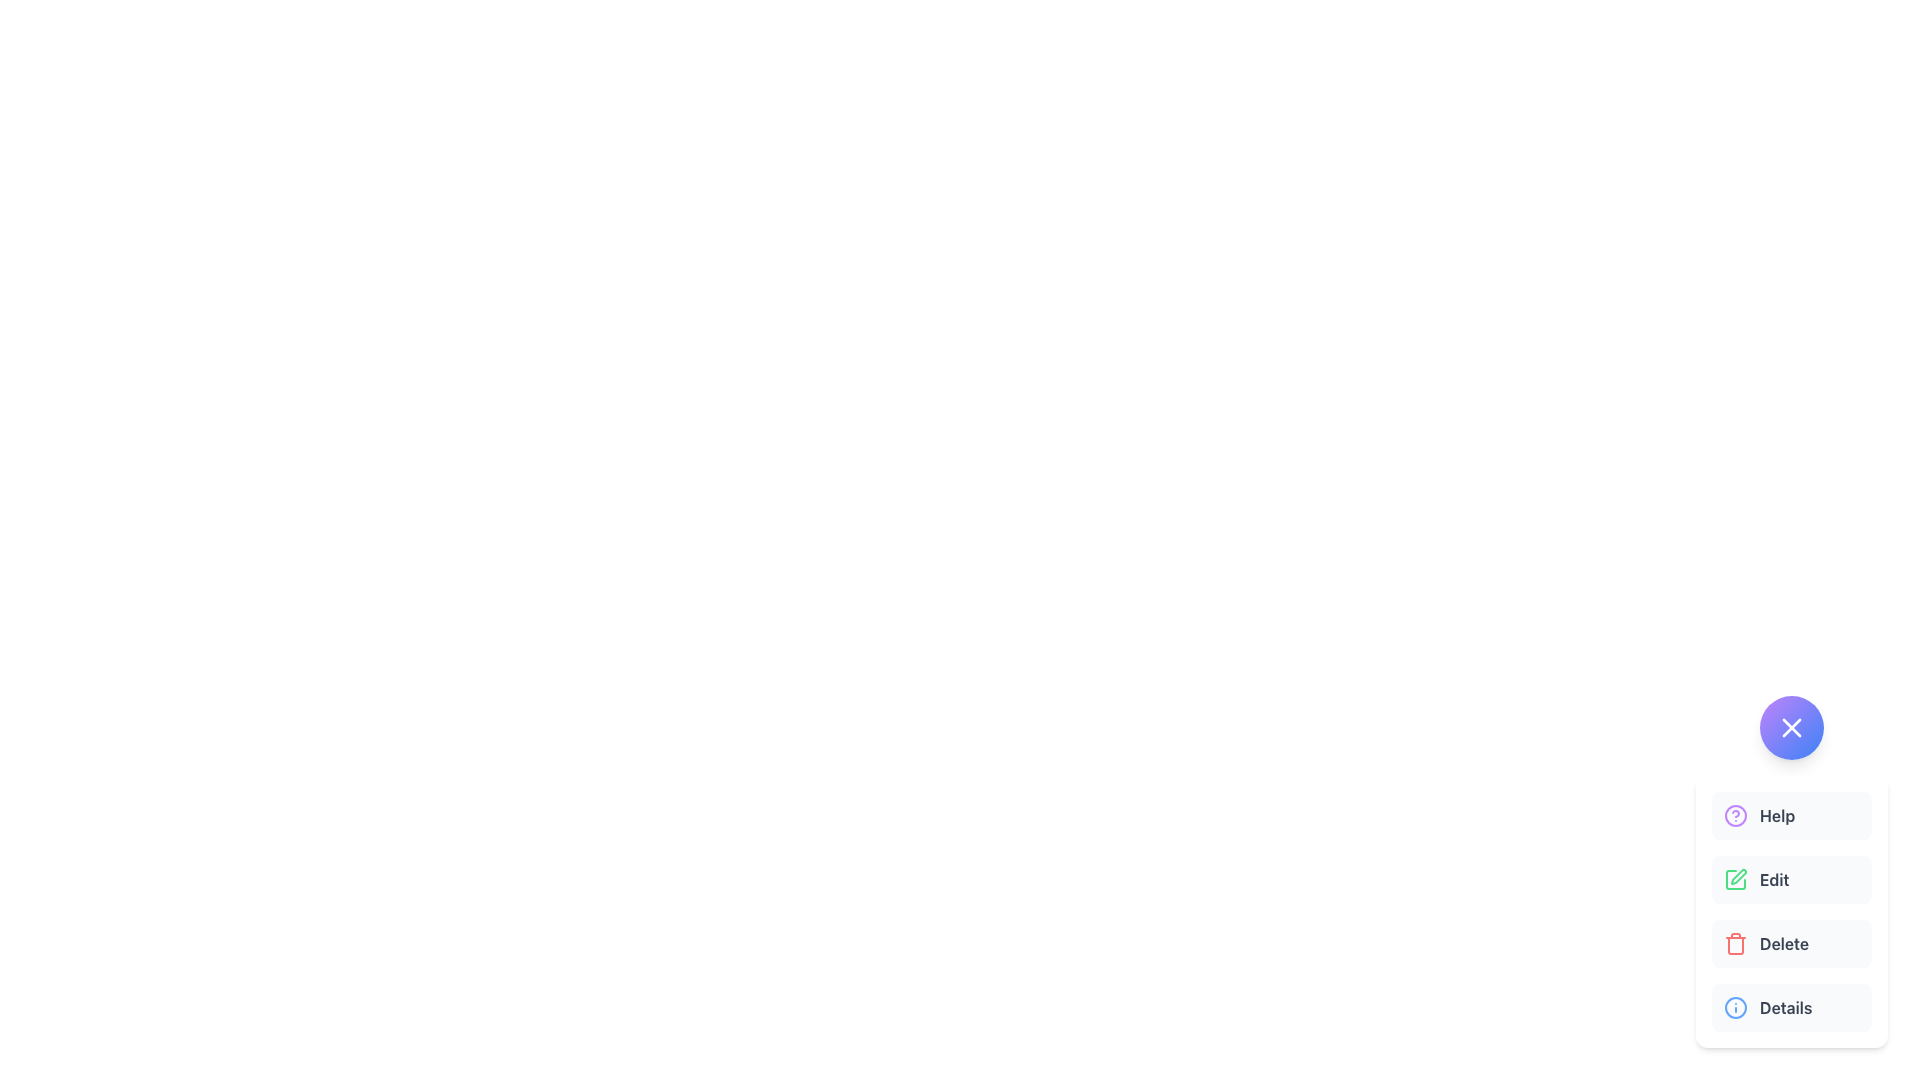 This screenshot has height=1080, width=1920. I want to click on the 'Delete' option in the menu located in the bottom-right corner, which is the third option from the top and highlighted with a red icon, so click(1791, 911).